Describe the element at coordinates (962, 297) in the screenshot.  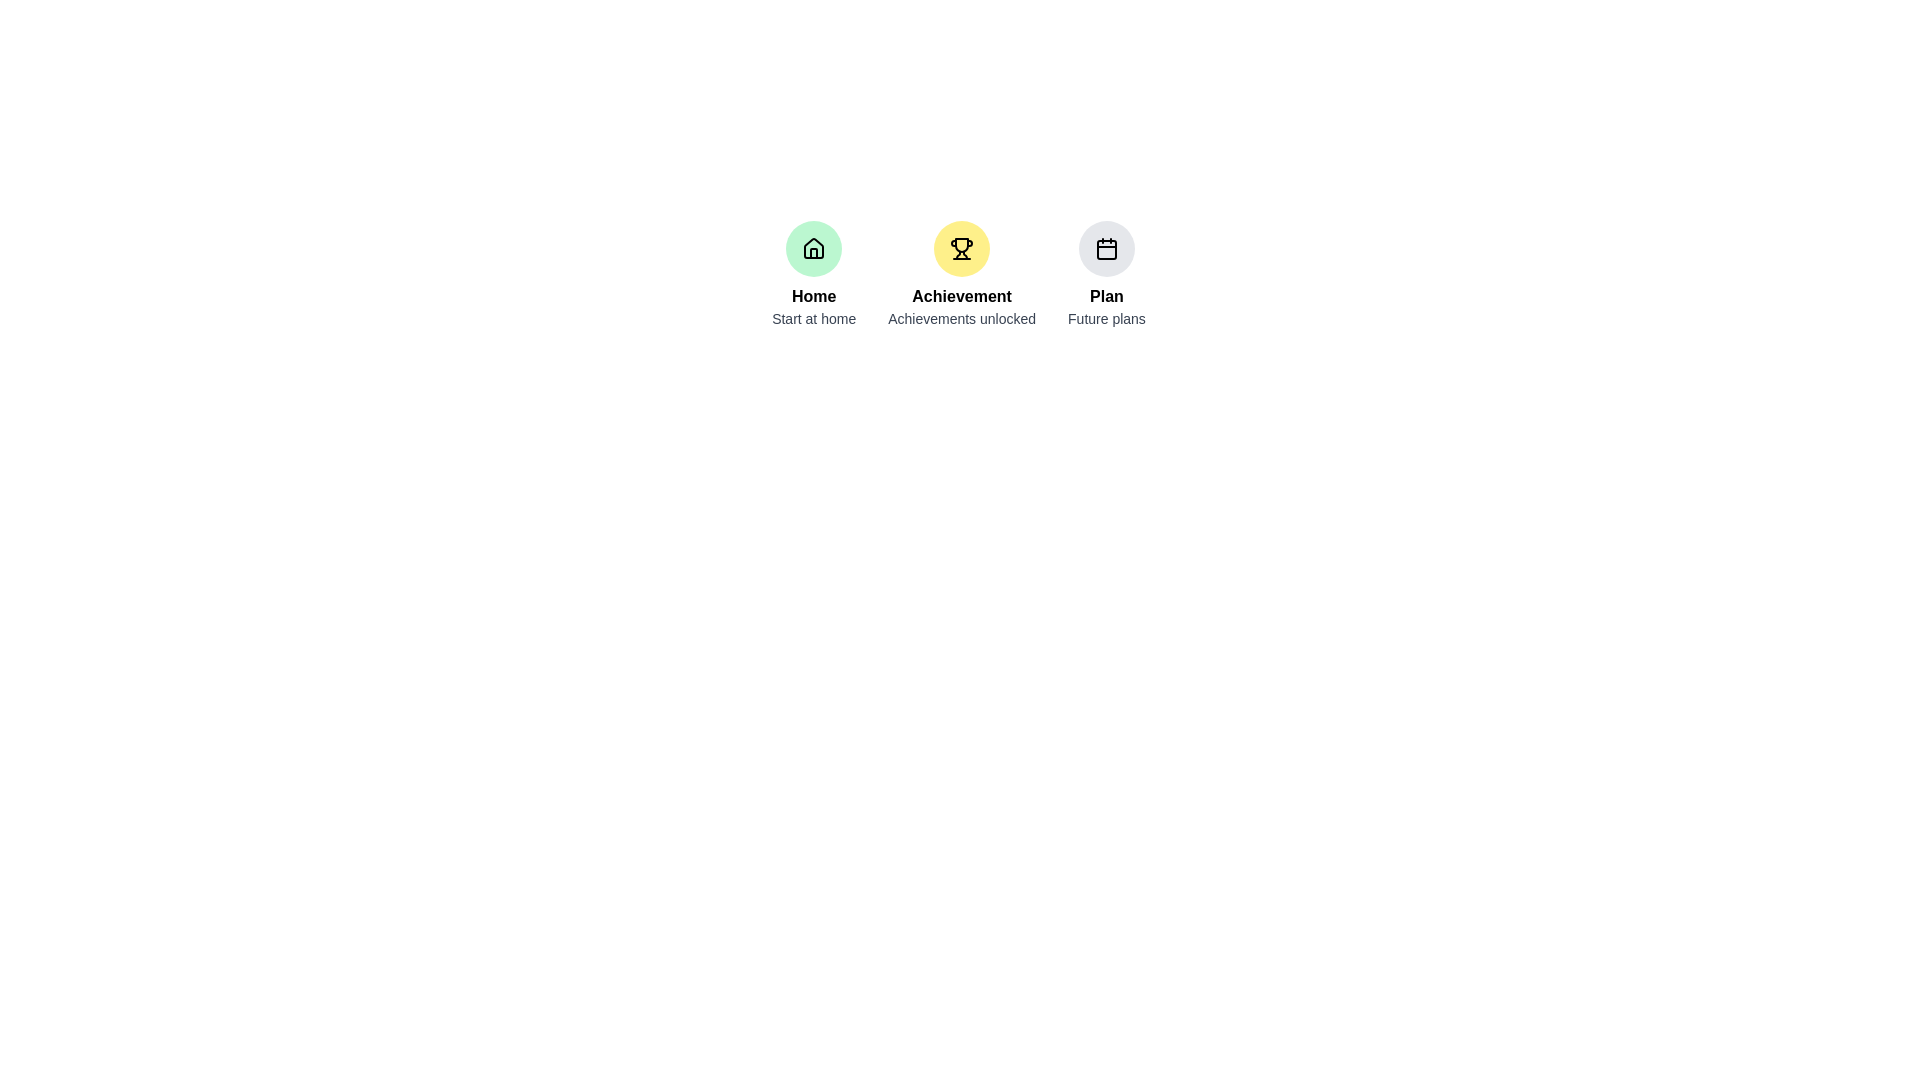
I see `the header element located in the center column, which indicates the context of the associated information, specifically the text 'Achievement'` at that location.